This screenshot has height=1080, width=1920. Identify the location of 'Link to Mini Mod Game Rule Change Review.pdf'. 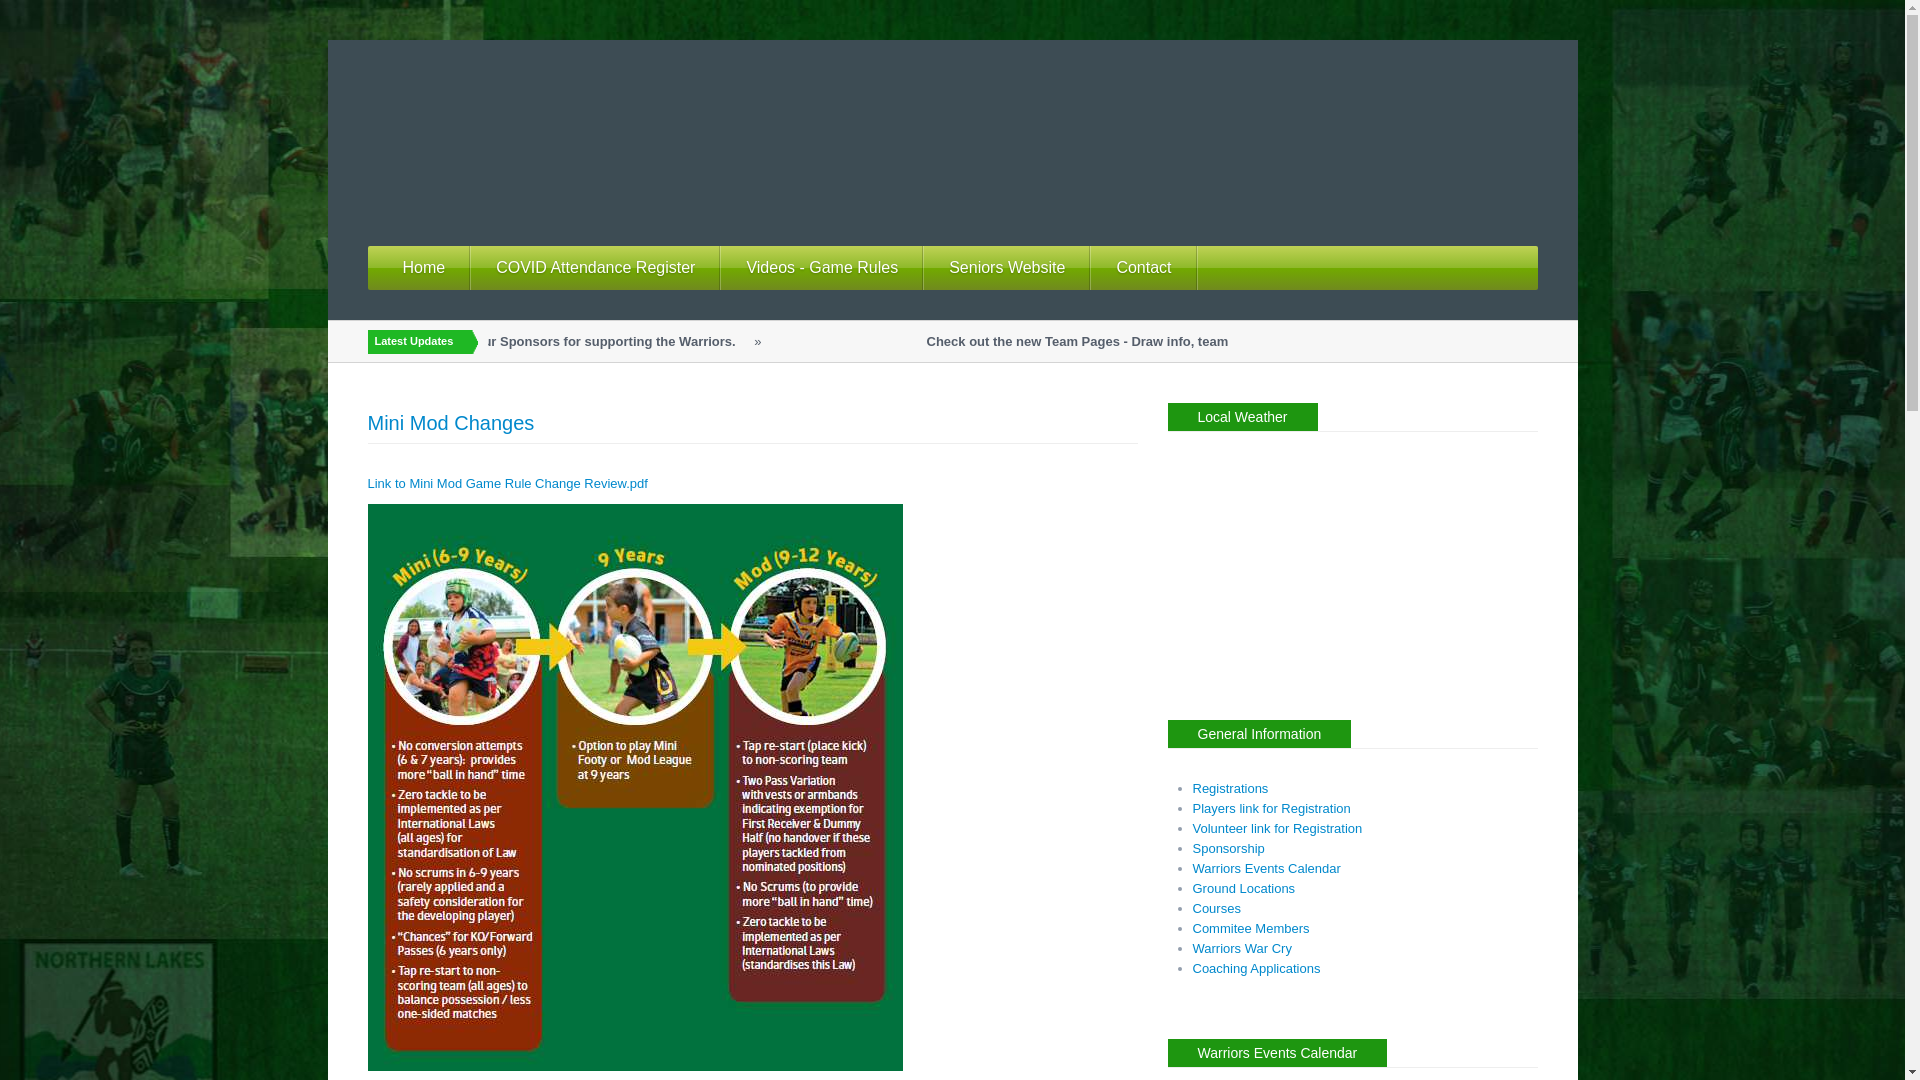
(368, 483).